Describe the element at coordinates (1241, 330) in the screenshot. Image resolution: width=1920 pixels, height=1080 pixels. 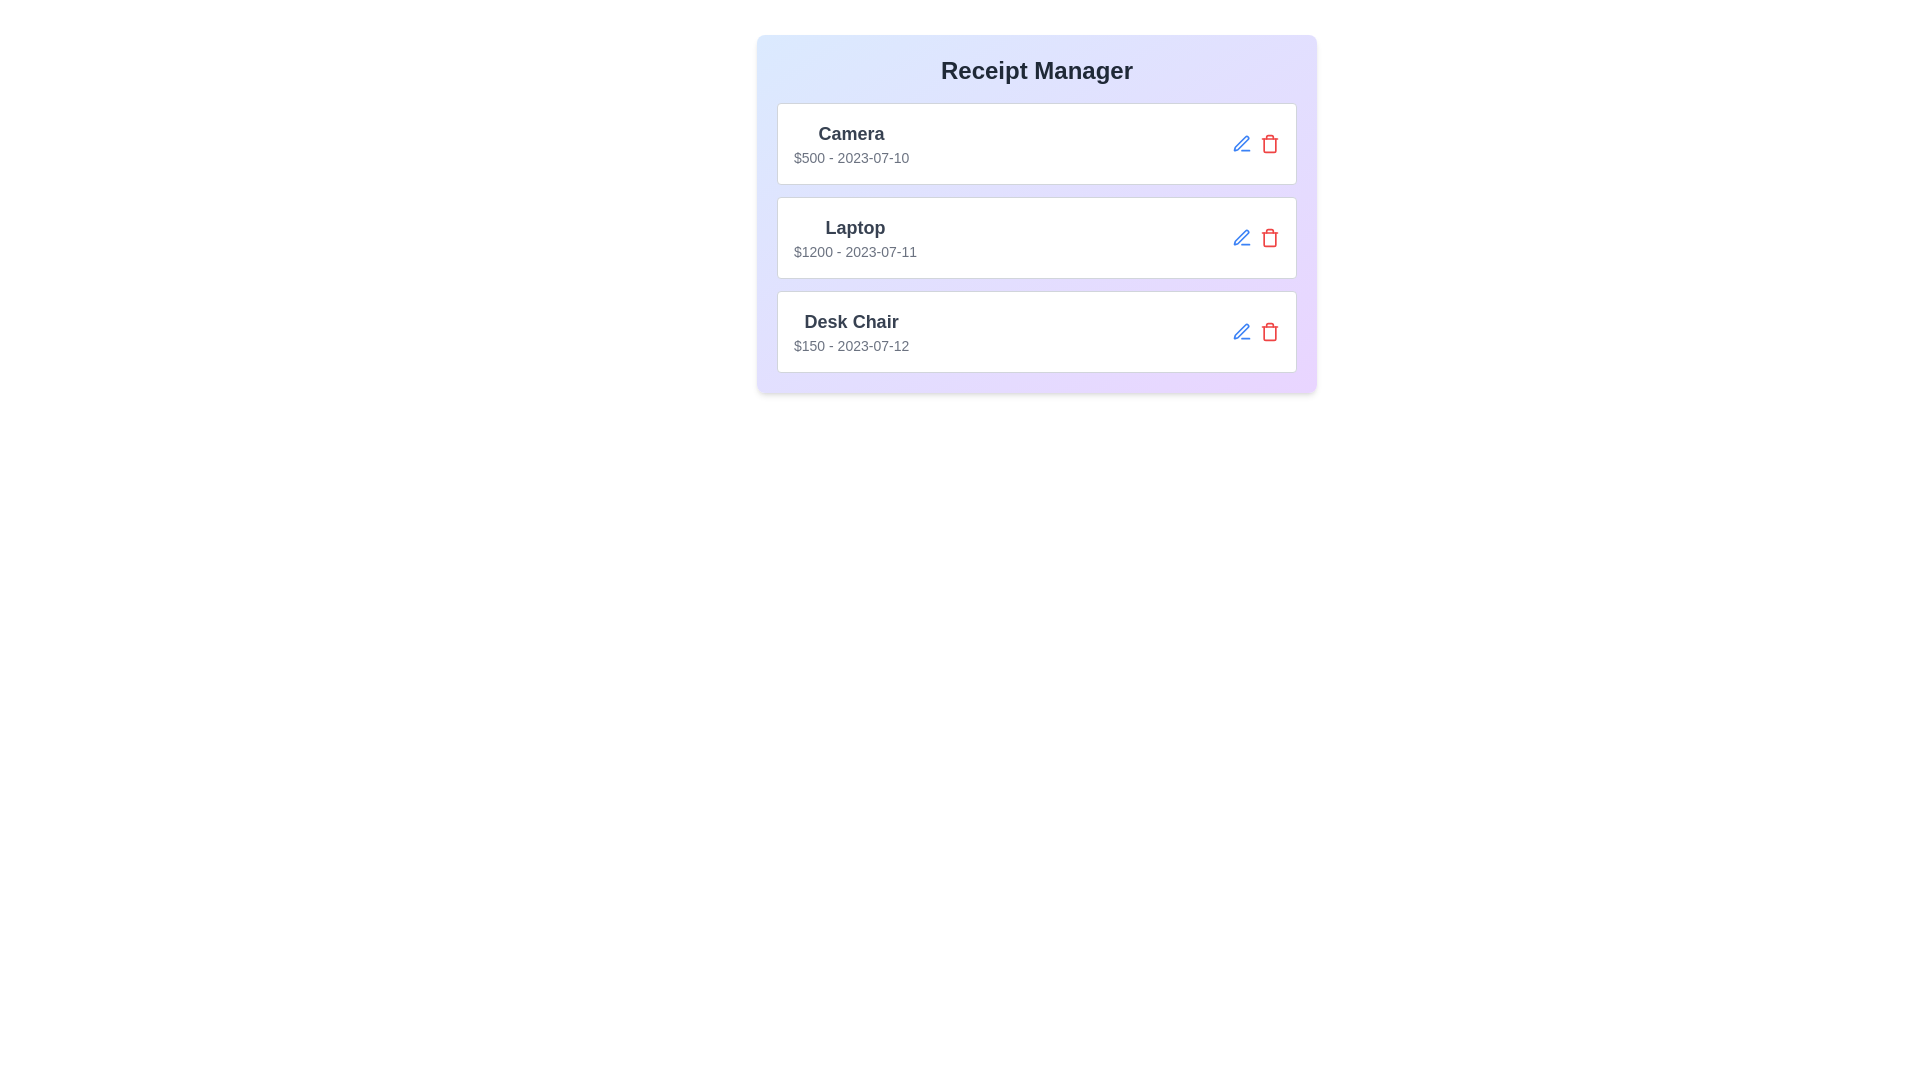
I see `the edit button for the receipt entry corresponding to Desk Chair` at that location.